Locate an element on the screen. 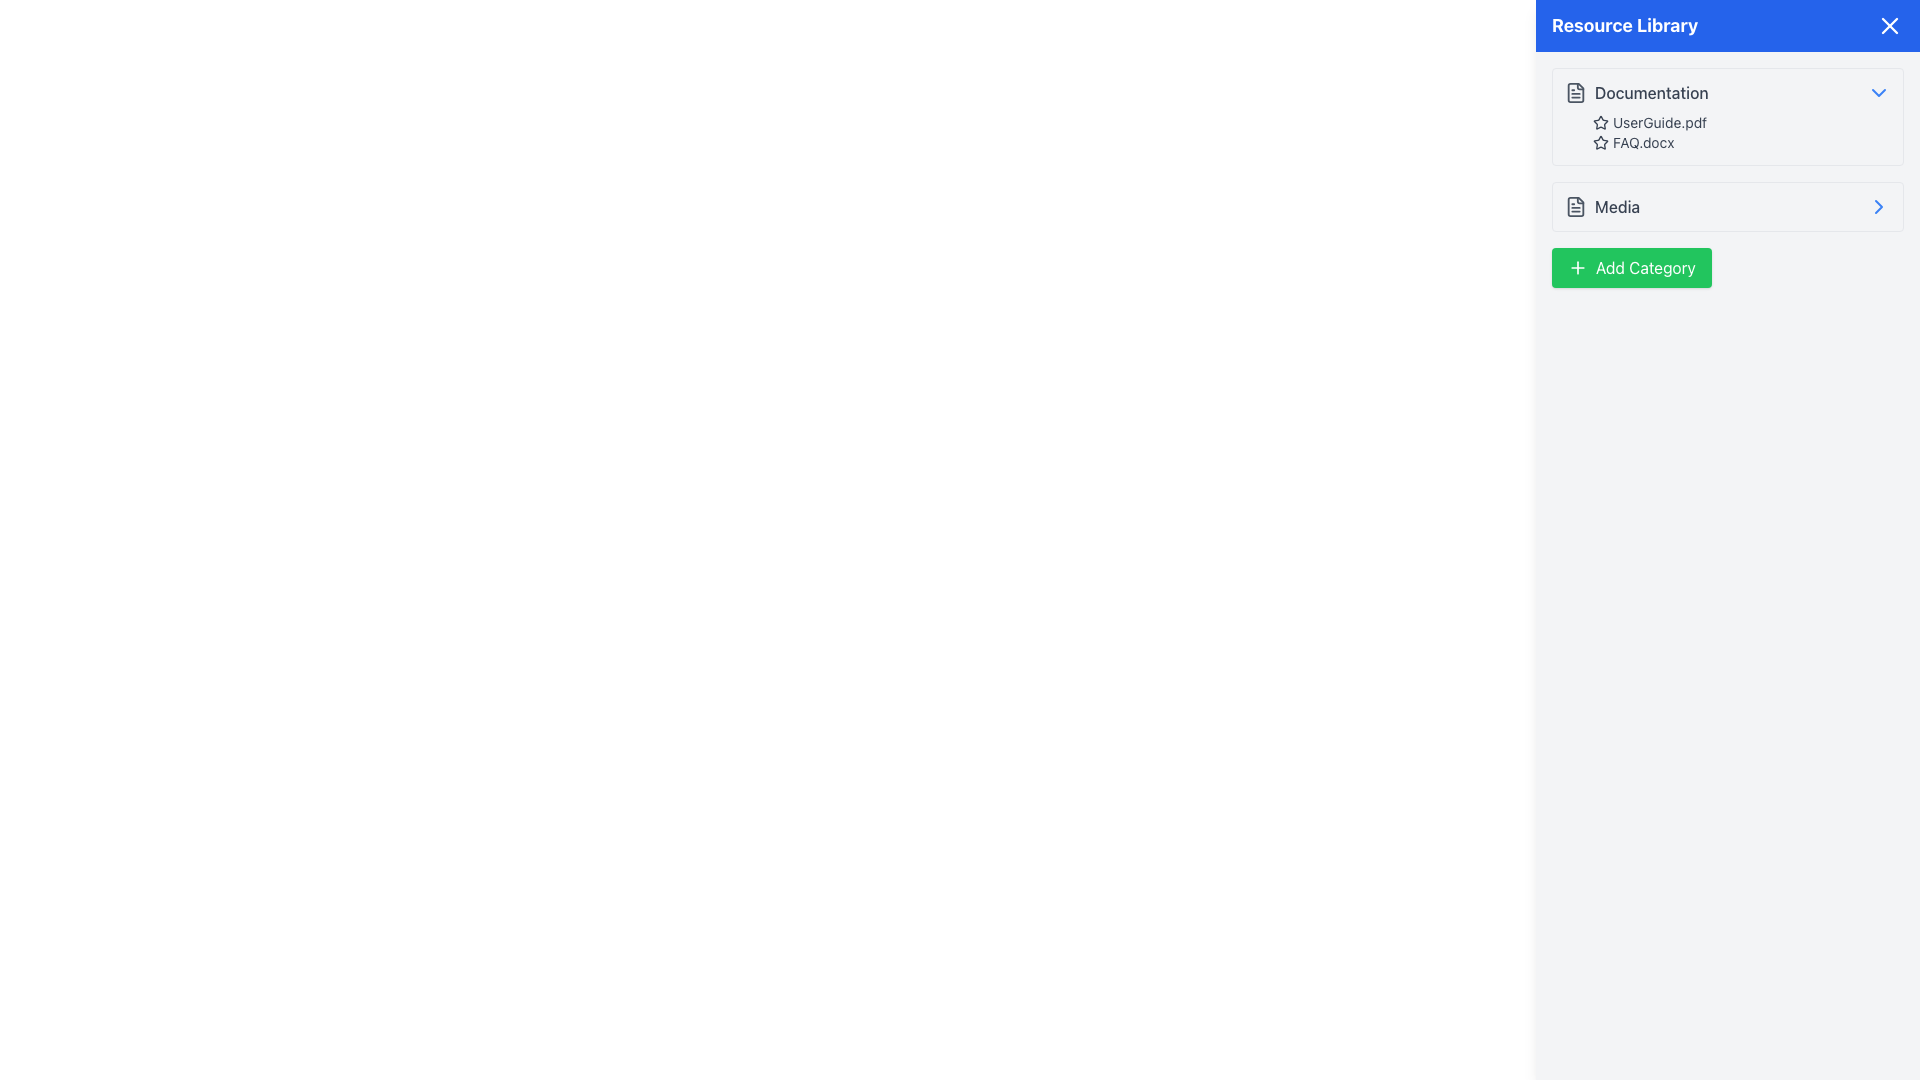  text of the 'Resource Library' label, which is a bold, large white text displayed on a blue background in the top section of the sidebar interface is located at coordinates (1625, 26).